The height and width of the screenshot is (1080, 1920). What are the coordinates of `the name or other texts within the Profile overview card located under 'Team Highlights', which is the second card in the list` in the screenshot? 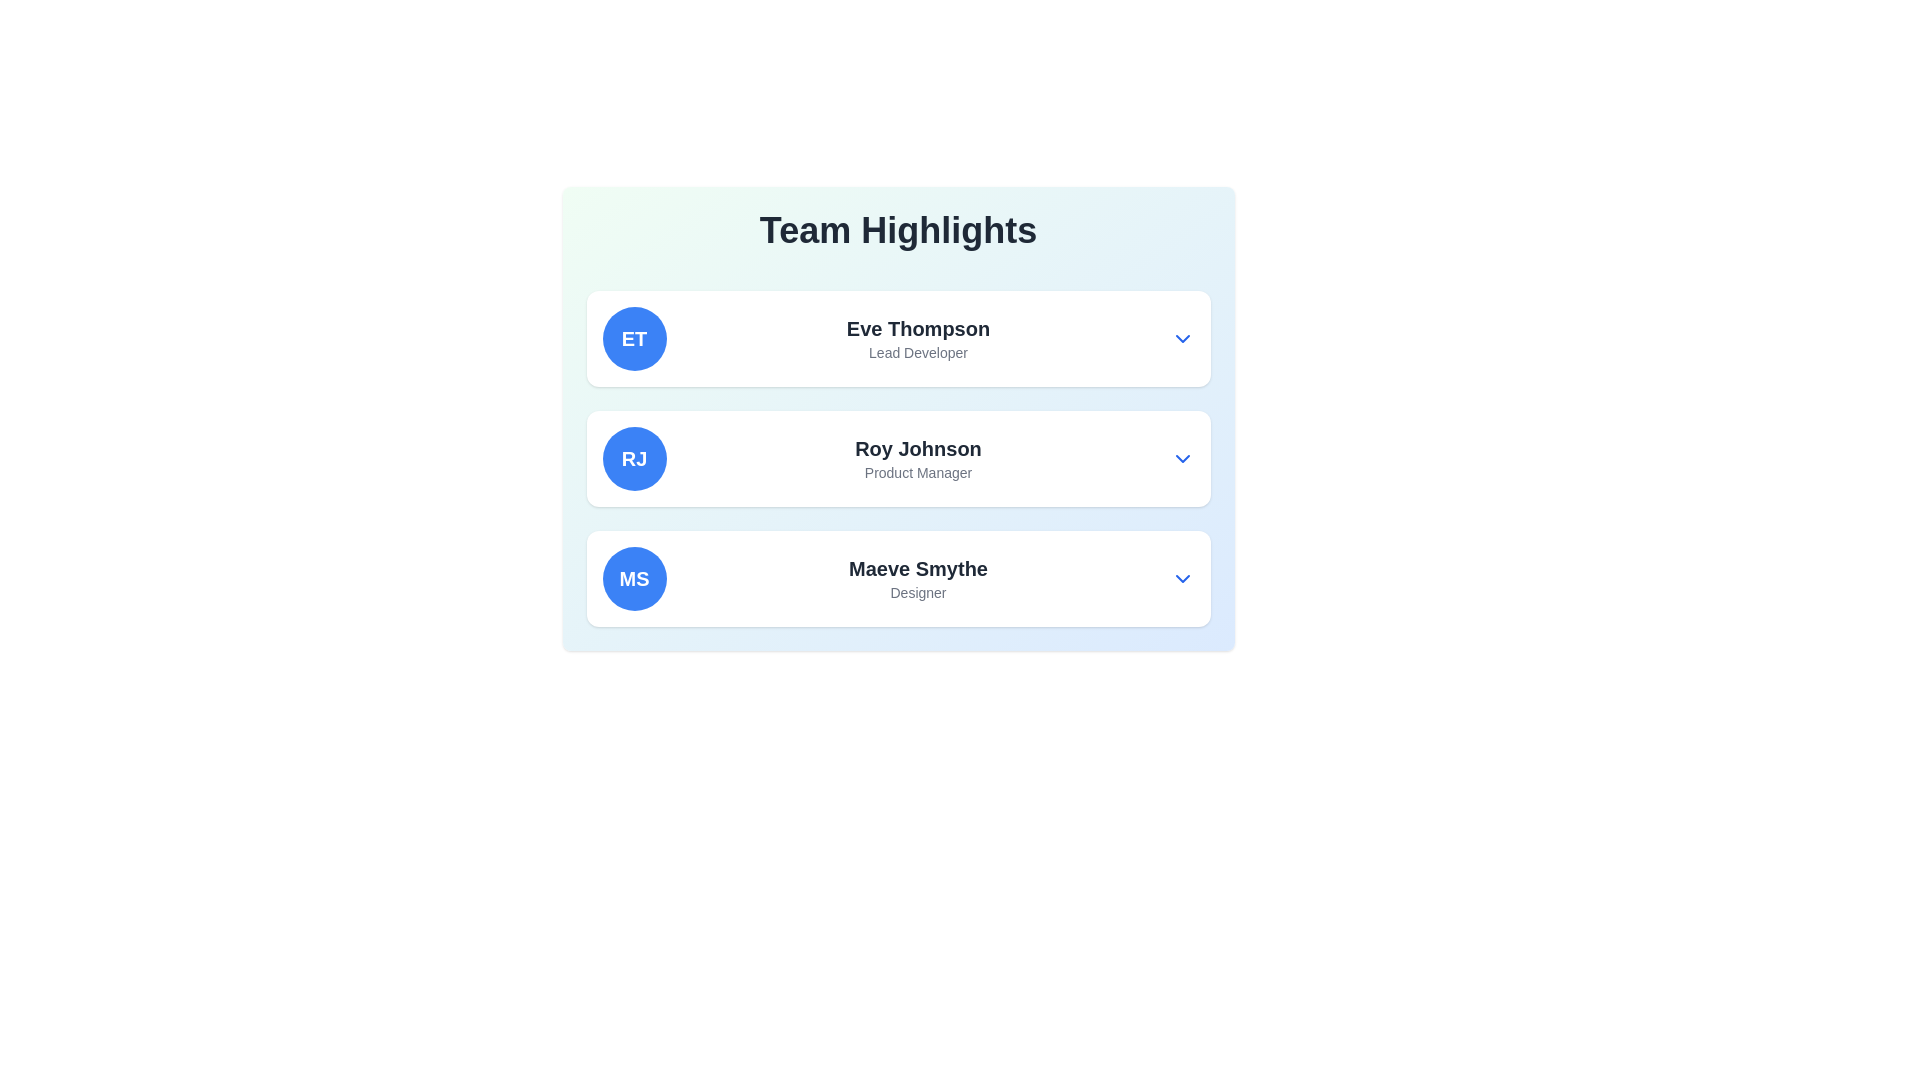 It's located at (897, 459).